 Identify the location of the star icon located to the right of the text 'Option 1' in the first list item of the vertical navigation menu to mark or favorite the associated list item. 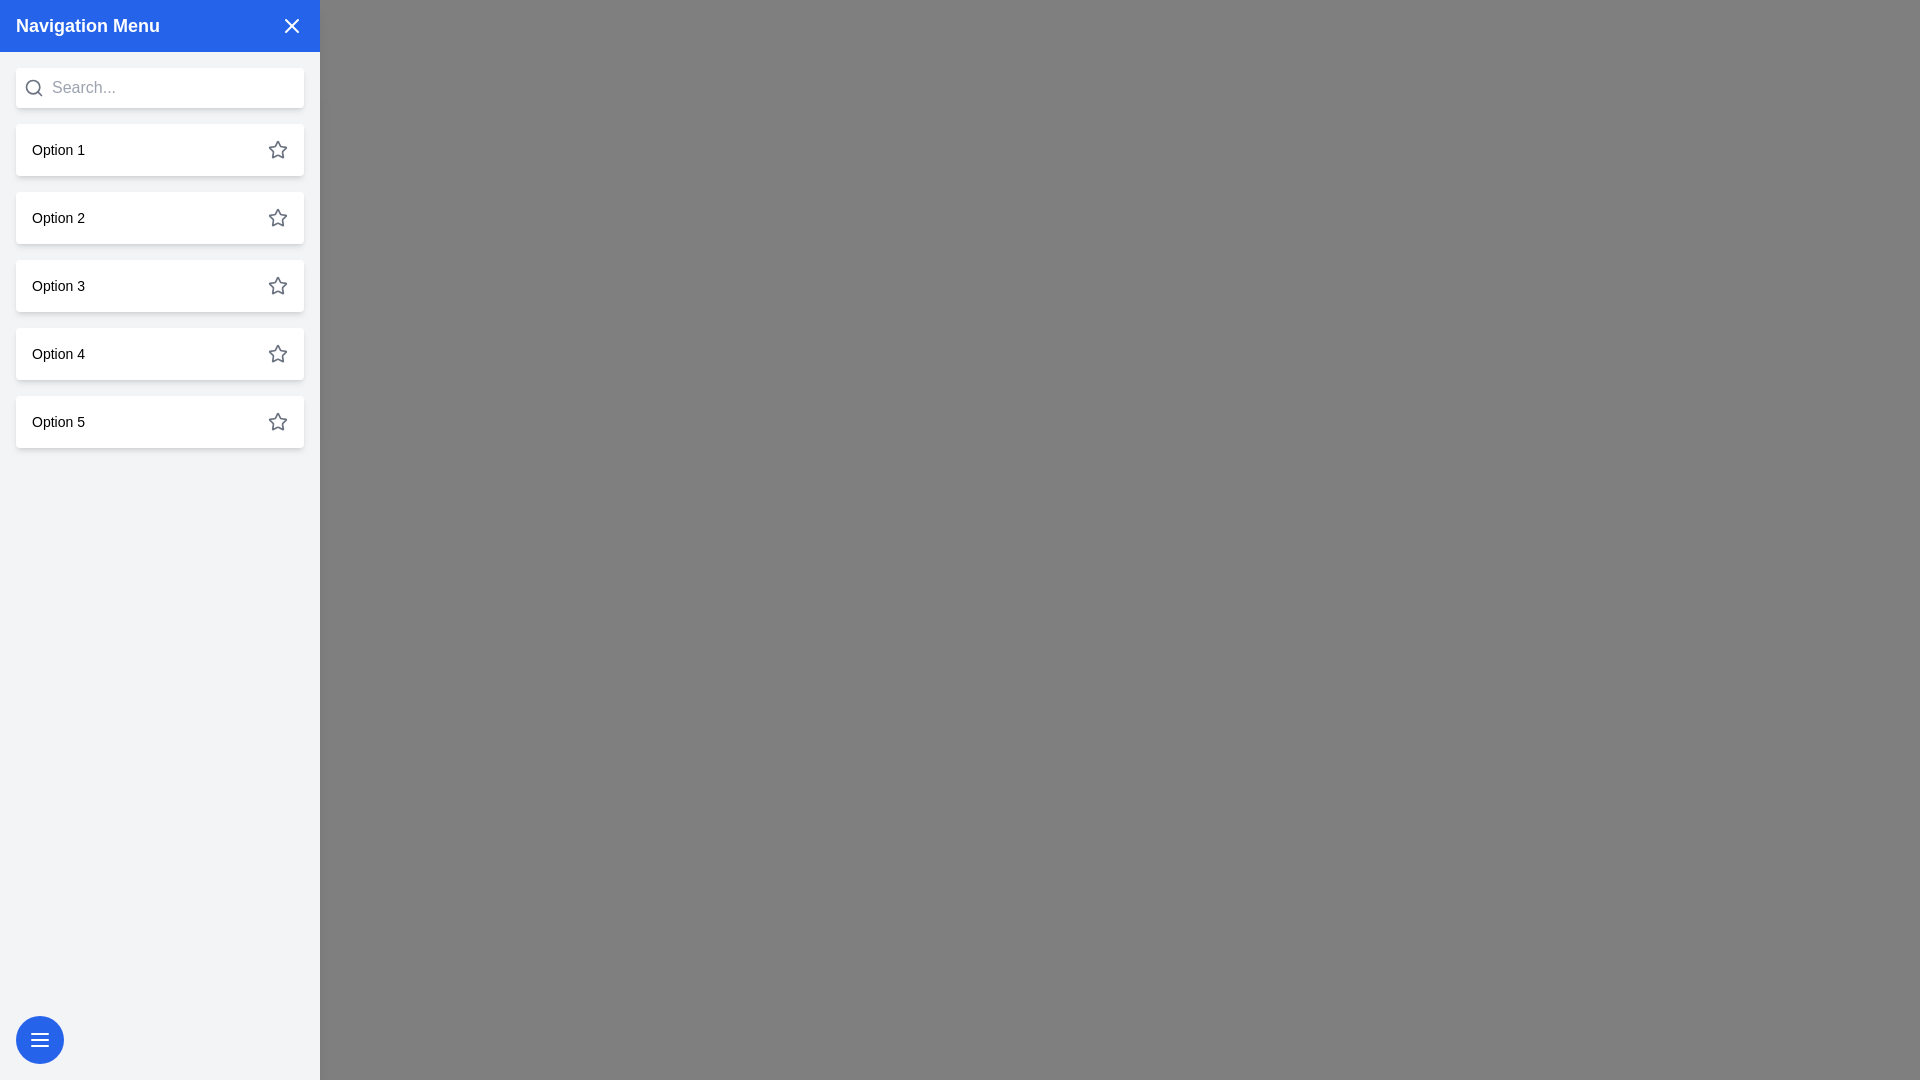
(277, 149).